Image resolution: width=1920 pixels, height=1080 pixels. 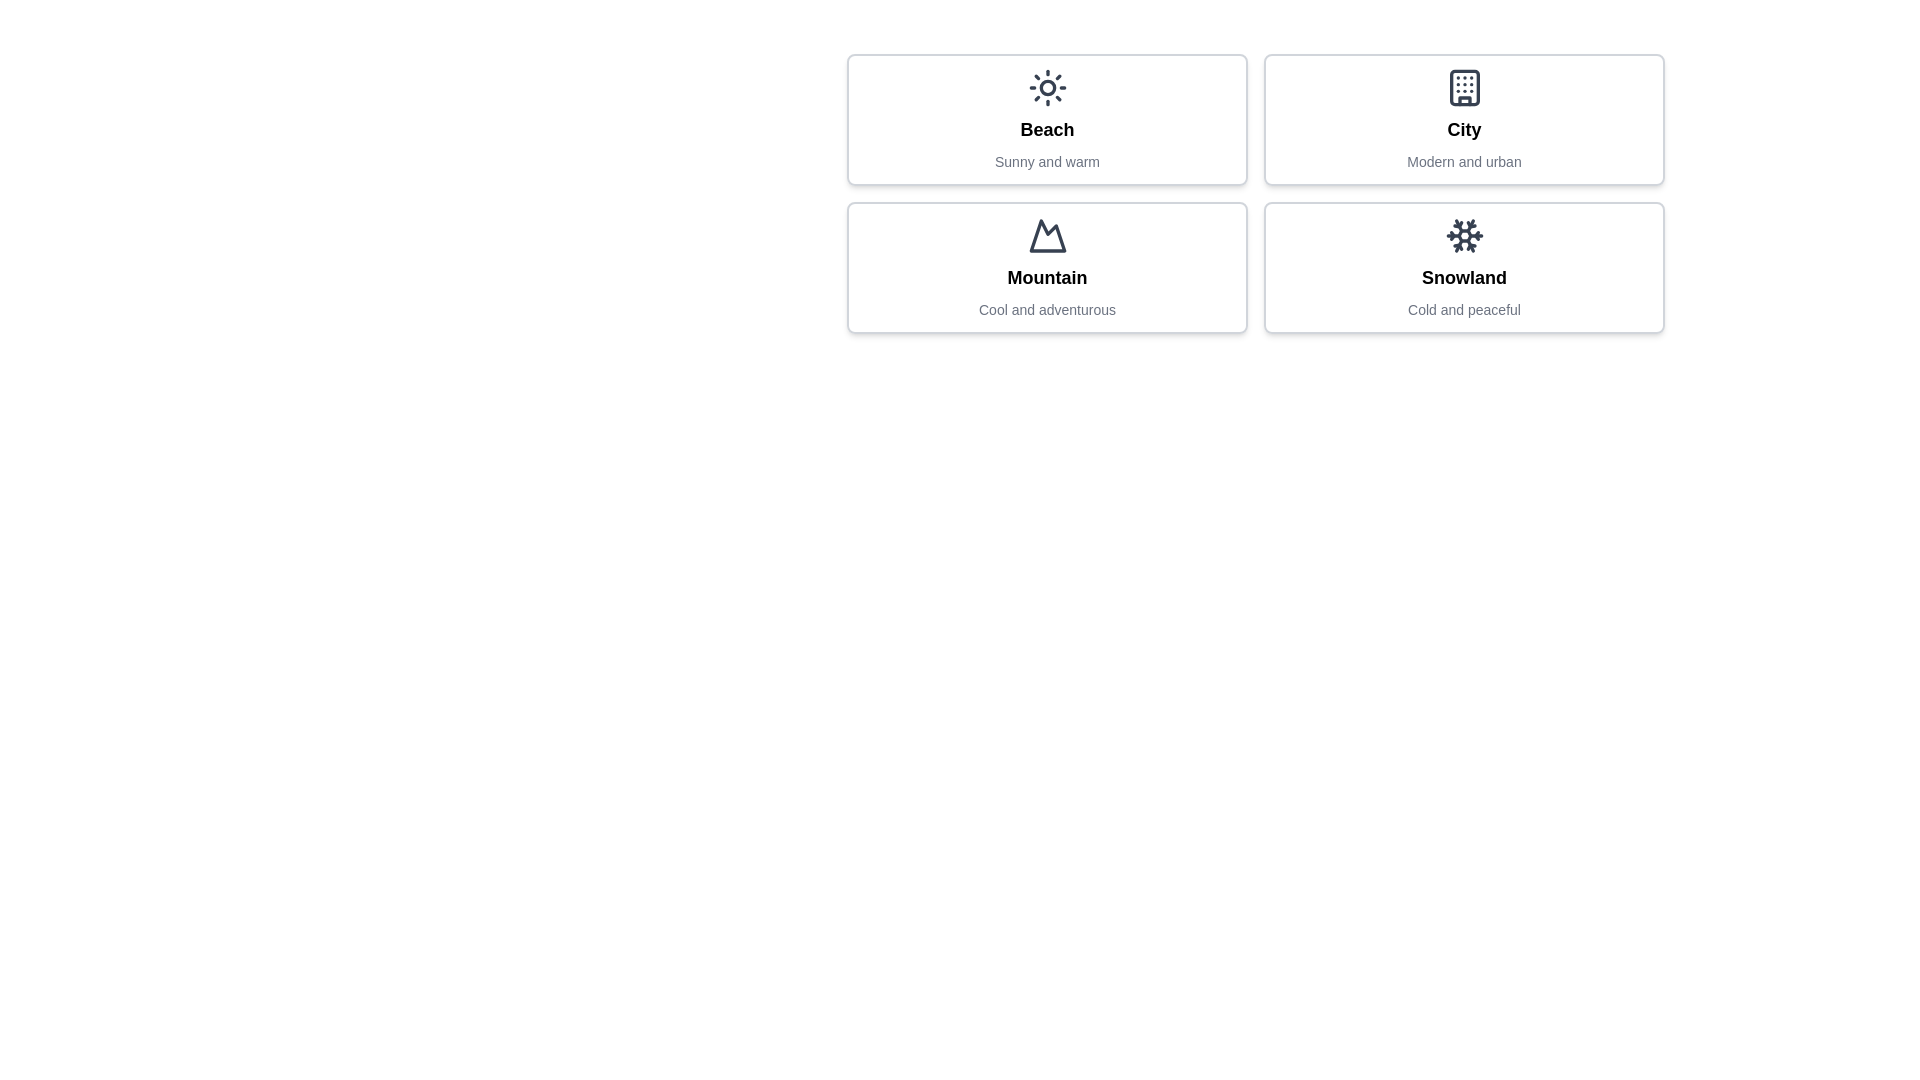 I want to click on the decorative SVG rectangle element representing a building in the 'City' card, which is positioned in the top row of the second column, so click(x=1464, y=87).